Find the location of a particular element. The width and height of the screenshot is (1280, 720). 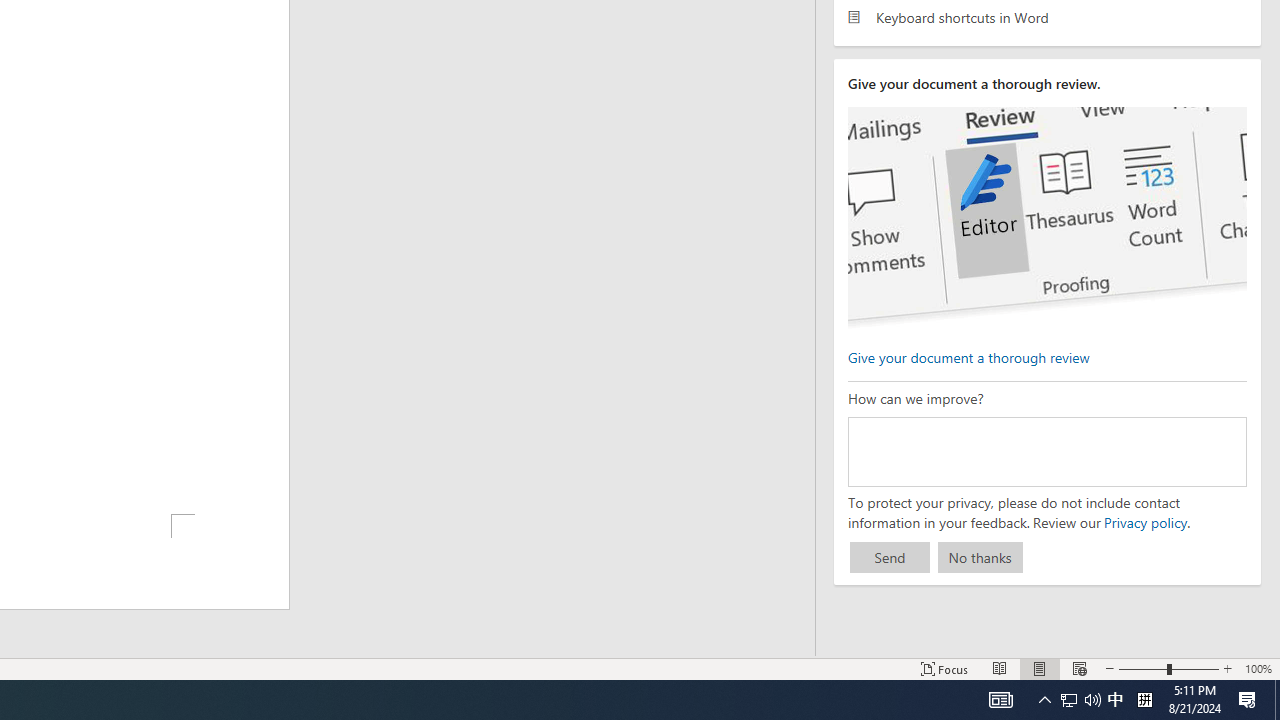

'Send' is located at coordinates (889, 557).